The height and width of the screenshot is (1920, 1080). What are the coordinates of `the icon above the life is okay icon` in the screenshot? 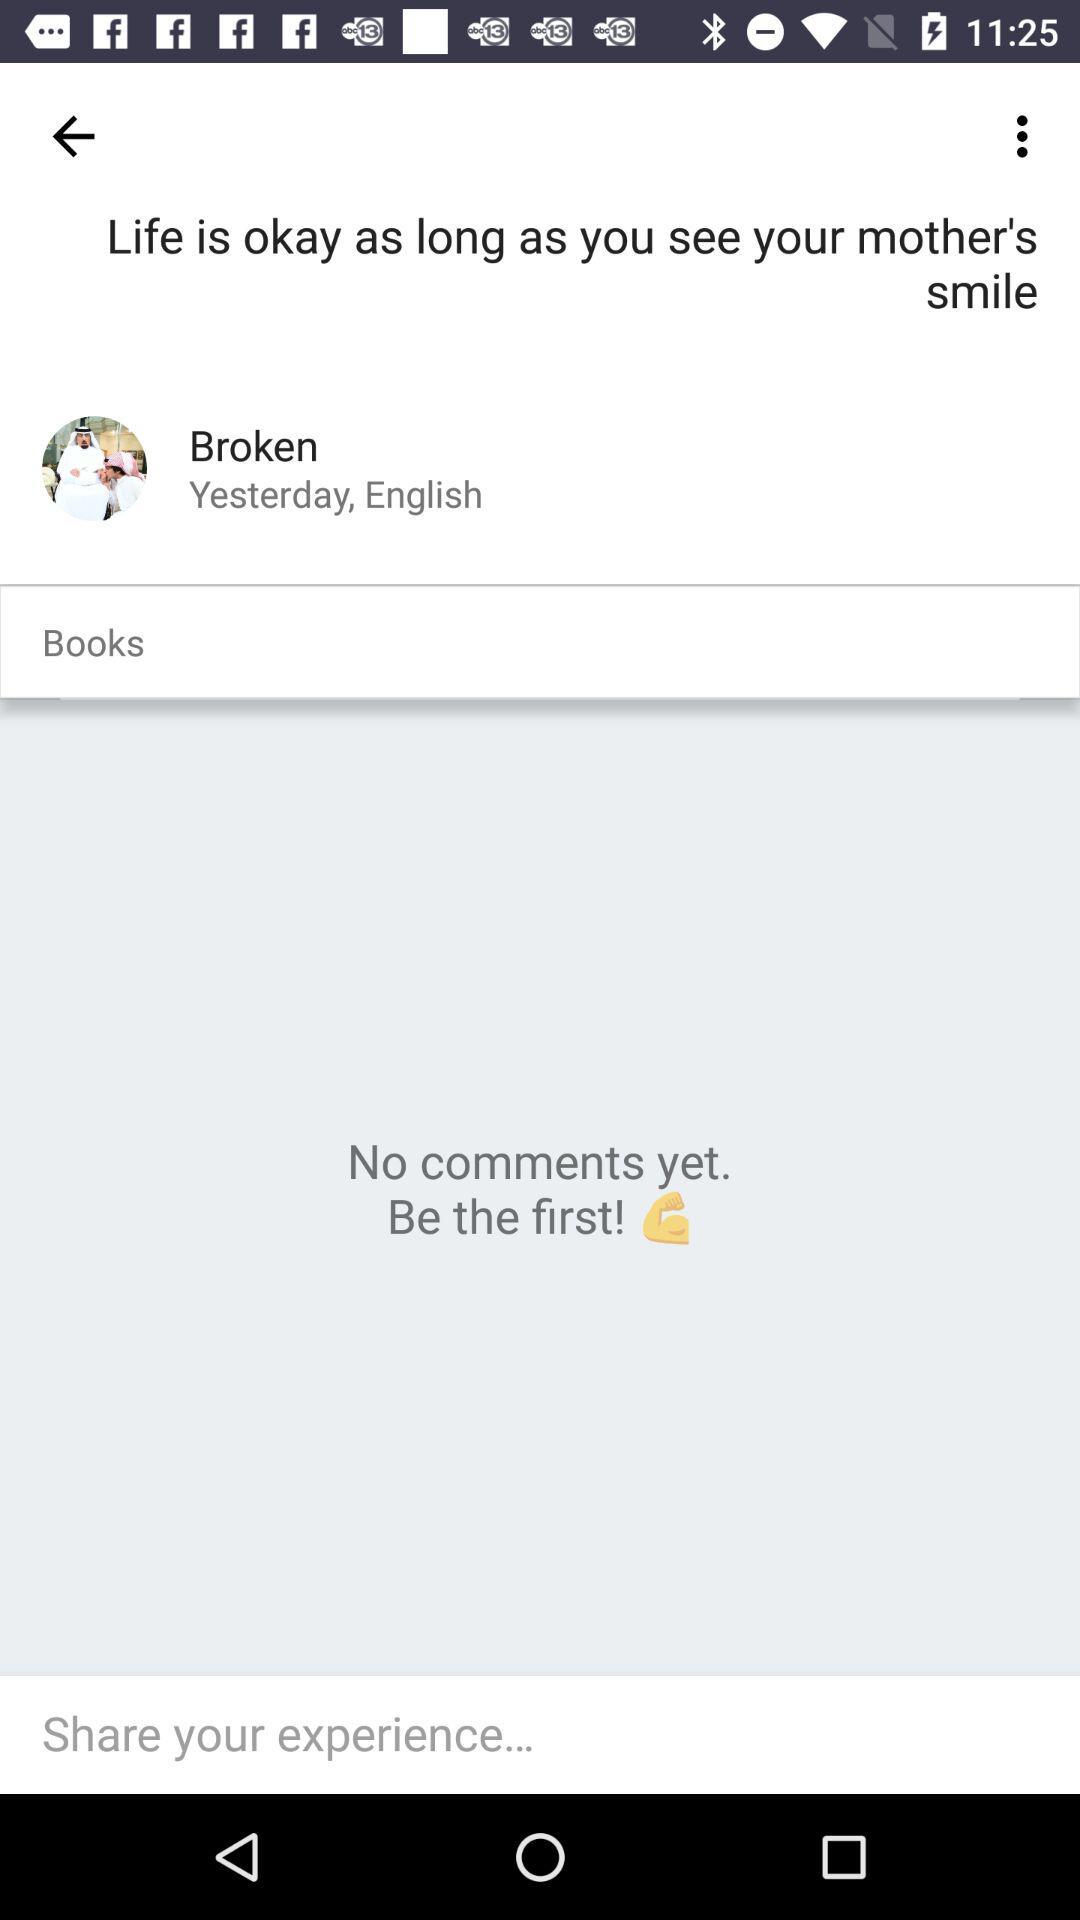 It's located at (72, 135).